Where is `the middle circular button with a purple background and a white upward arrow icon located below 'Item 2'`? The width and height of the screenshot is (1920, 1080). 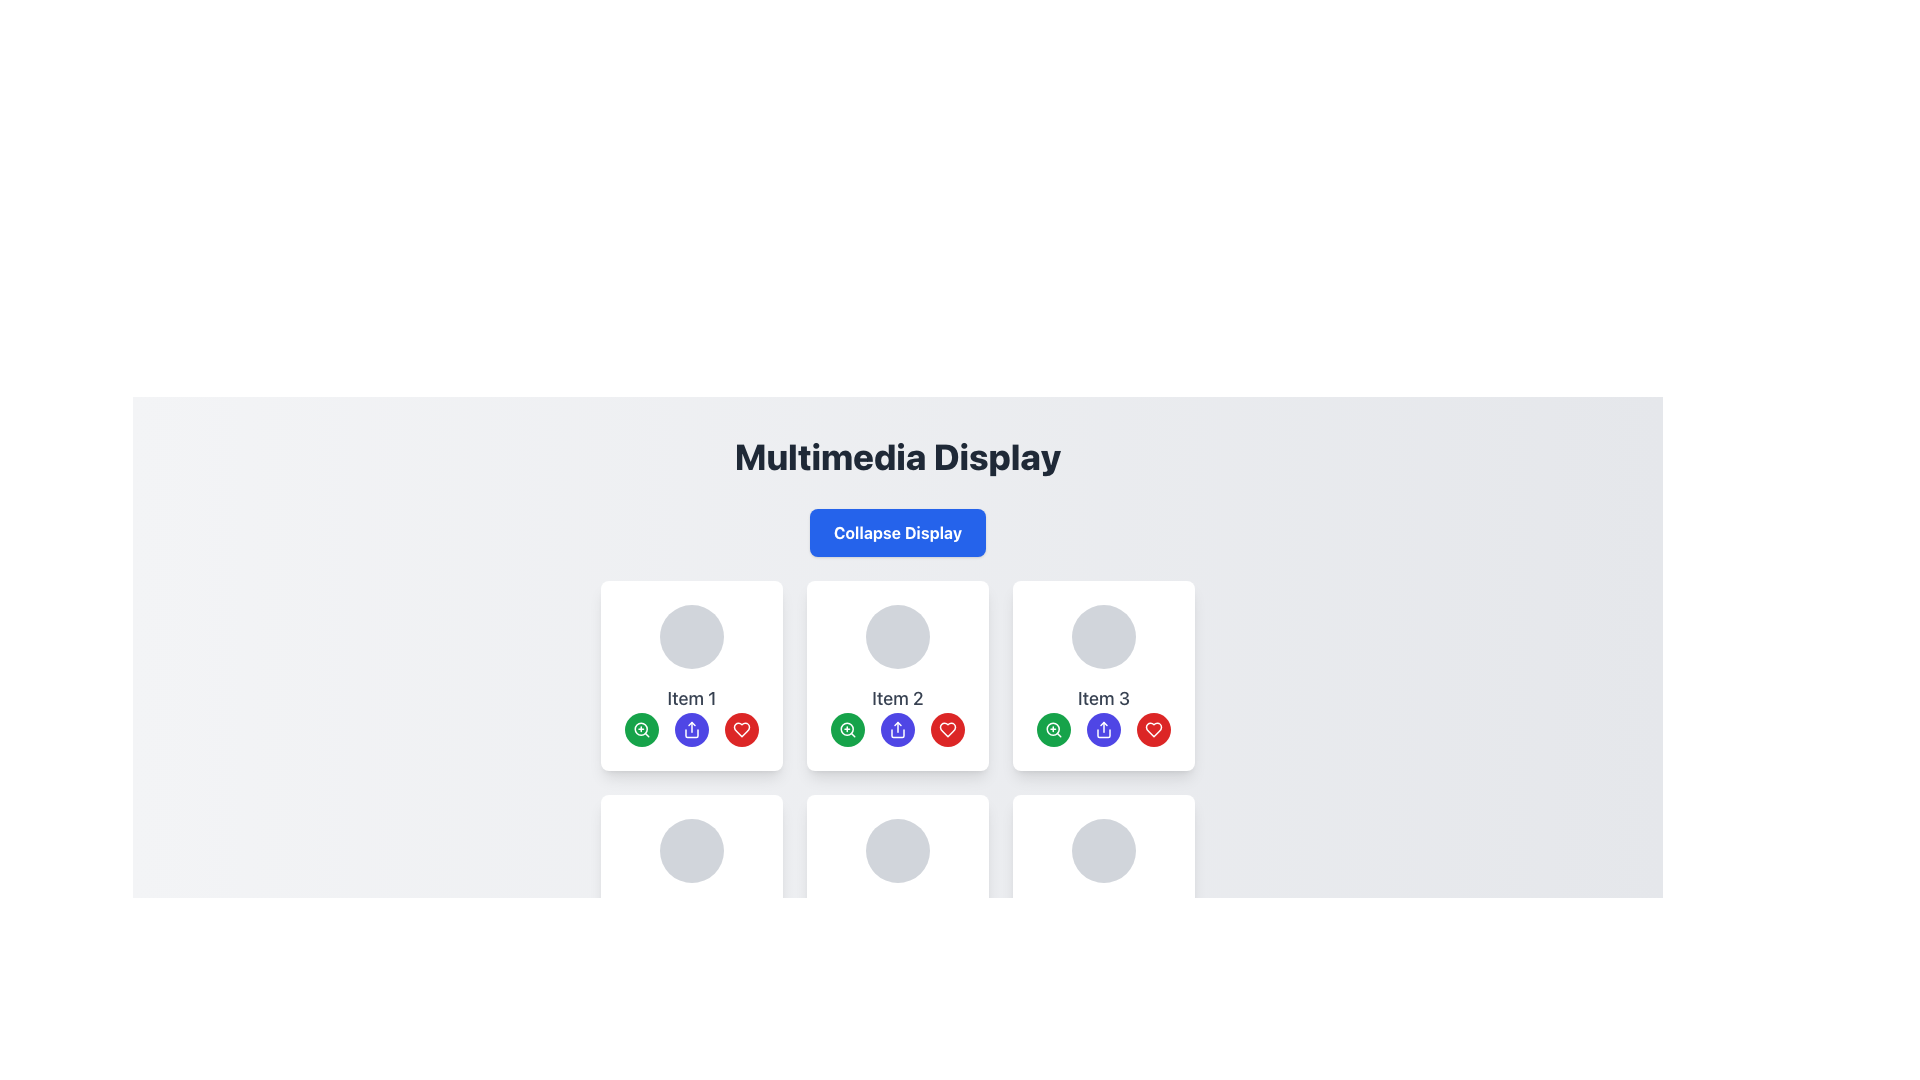 the middle circular button with a purple background and a white upward arrow icon located below 'Item 2' is located at coordinates (896, 729).